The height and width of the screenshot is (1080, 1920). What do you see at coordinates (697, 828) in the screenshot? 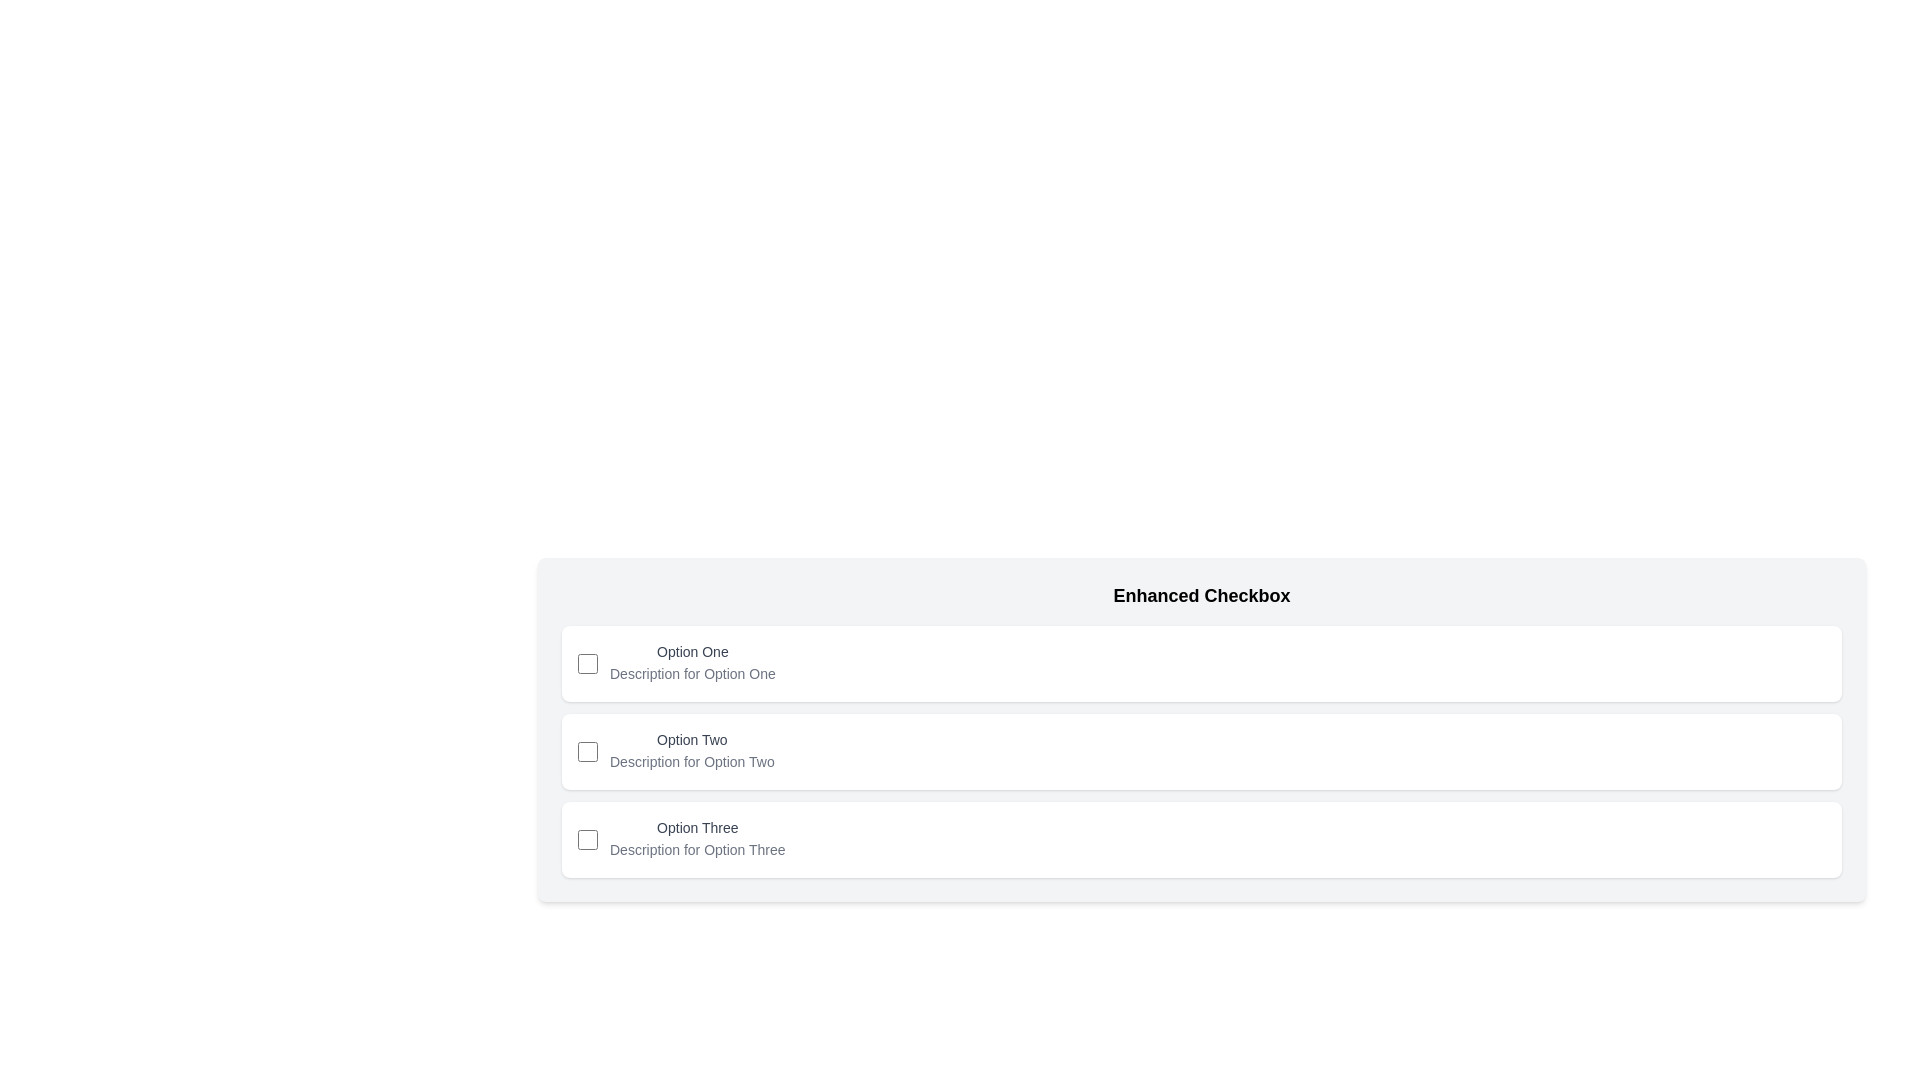
I see `text of the label associated with the third checkbox option, positioned below 'Option Two'` at bounding box center [697, 828].